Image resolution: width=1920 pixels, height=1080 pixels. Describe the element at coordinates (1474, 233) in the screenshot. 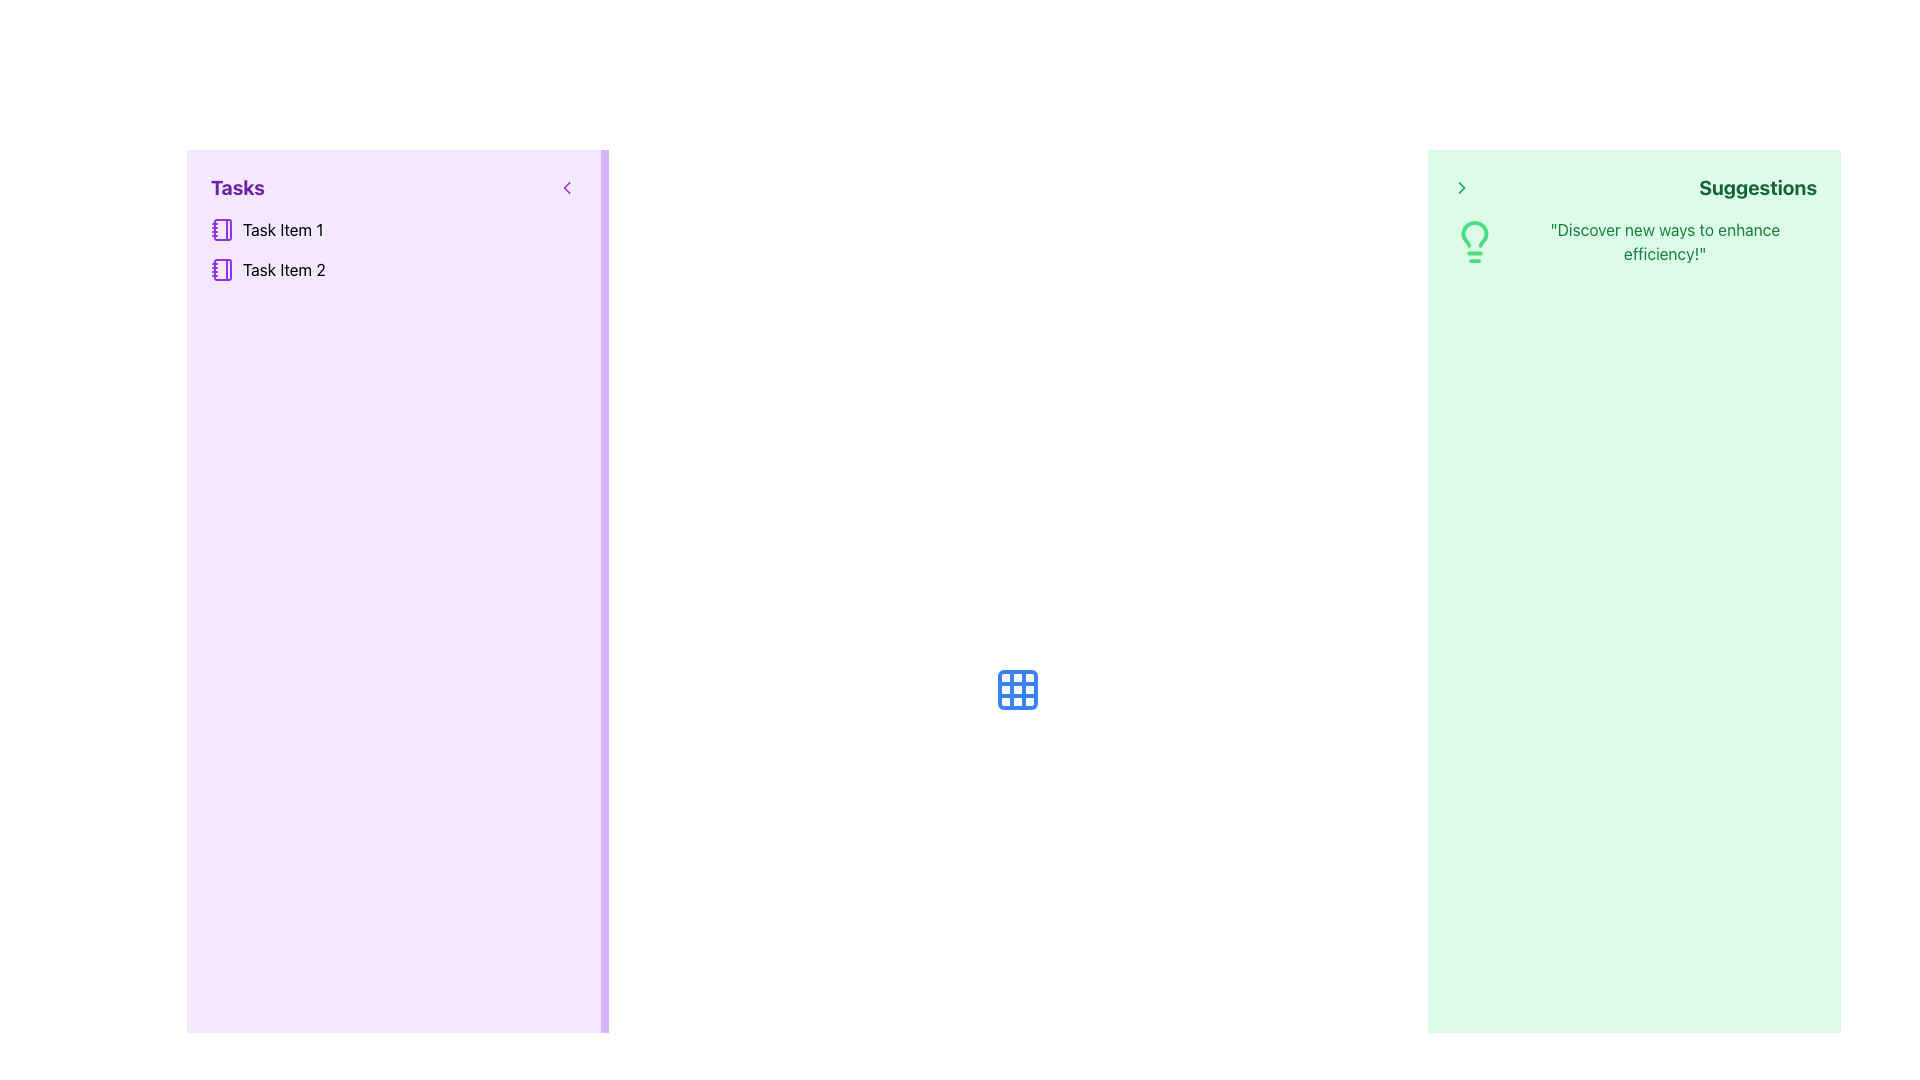

I see `the uppermost section of the lightbulb icon in the 'Suggestions' panel, located left of the text 'Discover new ways to enhance efficiency!'` at that location.